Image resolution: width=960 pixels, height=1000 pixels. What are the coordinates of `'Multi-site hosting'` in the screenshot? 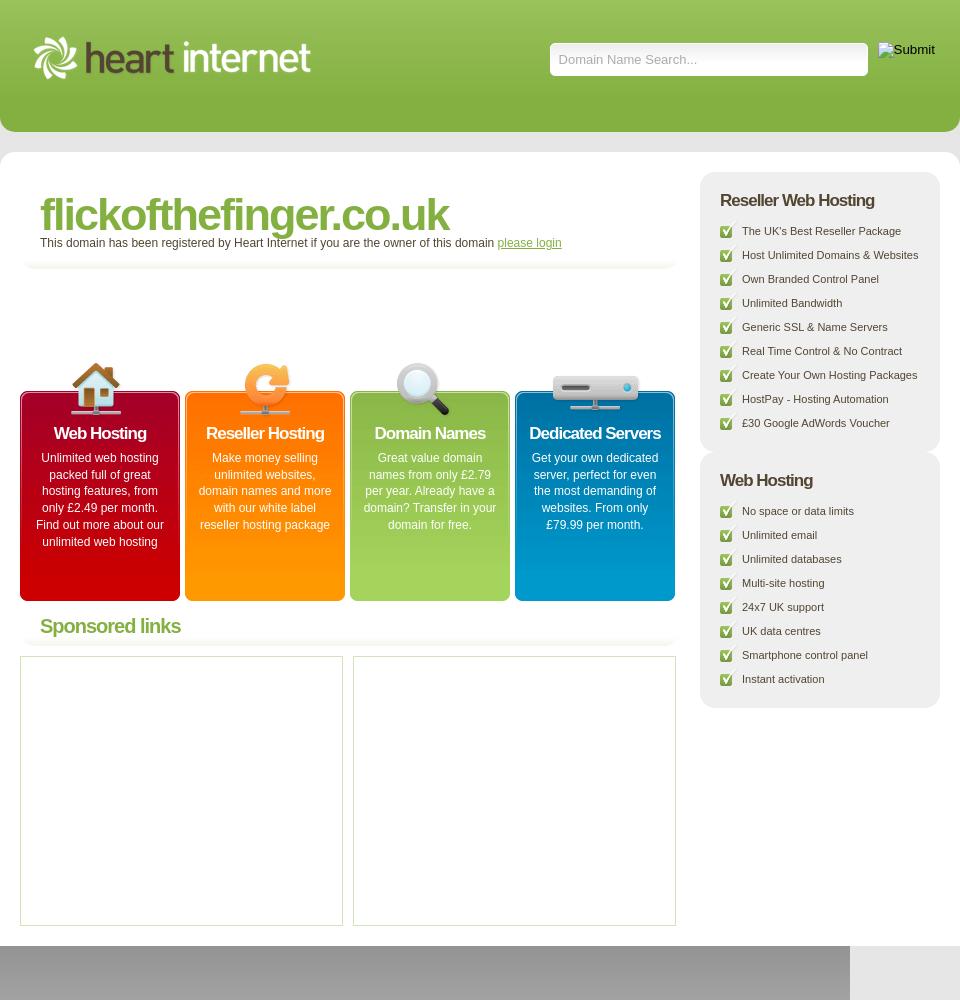 It's located at (740, 582).